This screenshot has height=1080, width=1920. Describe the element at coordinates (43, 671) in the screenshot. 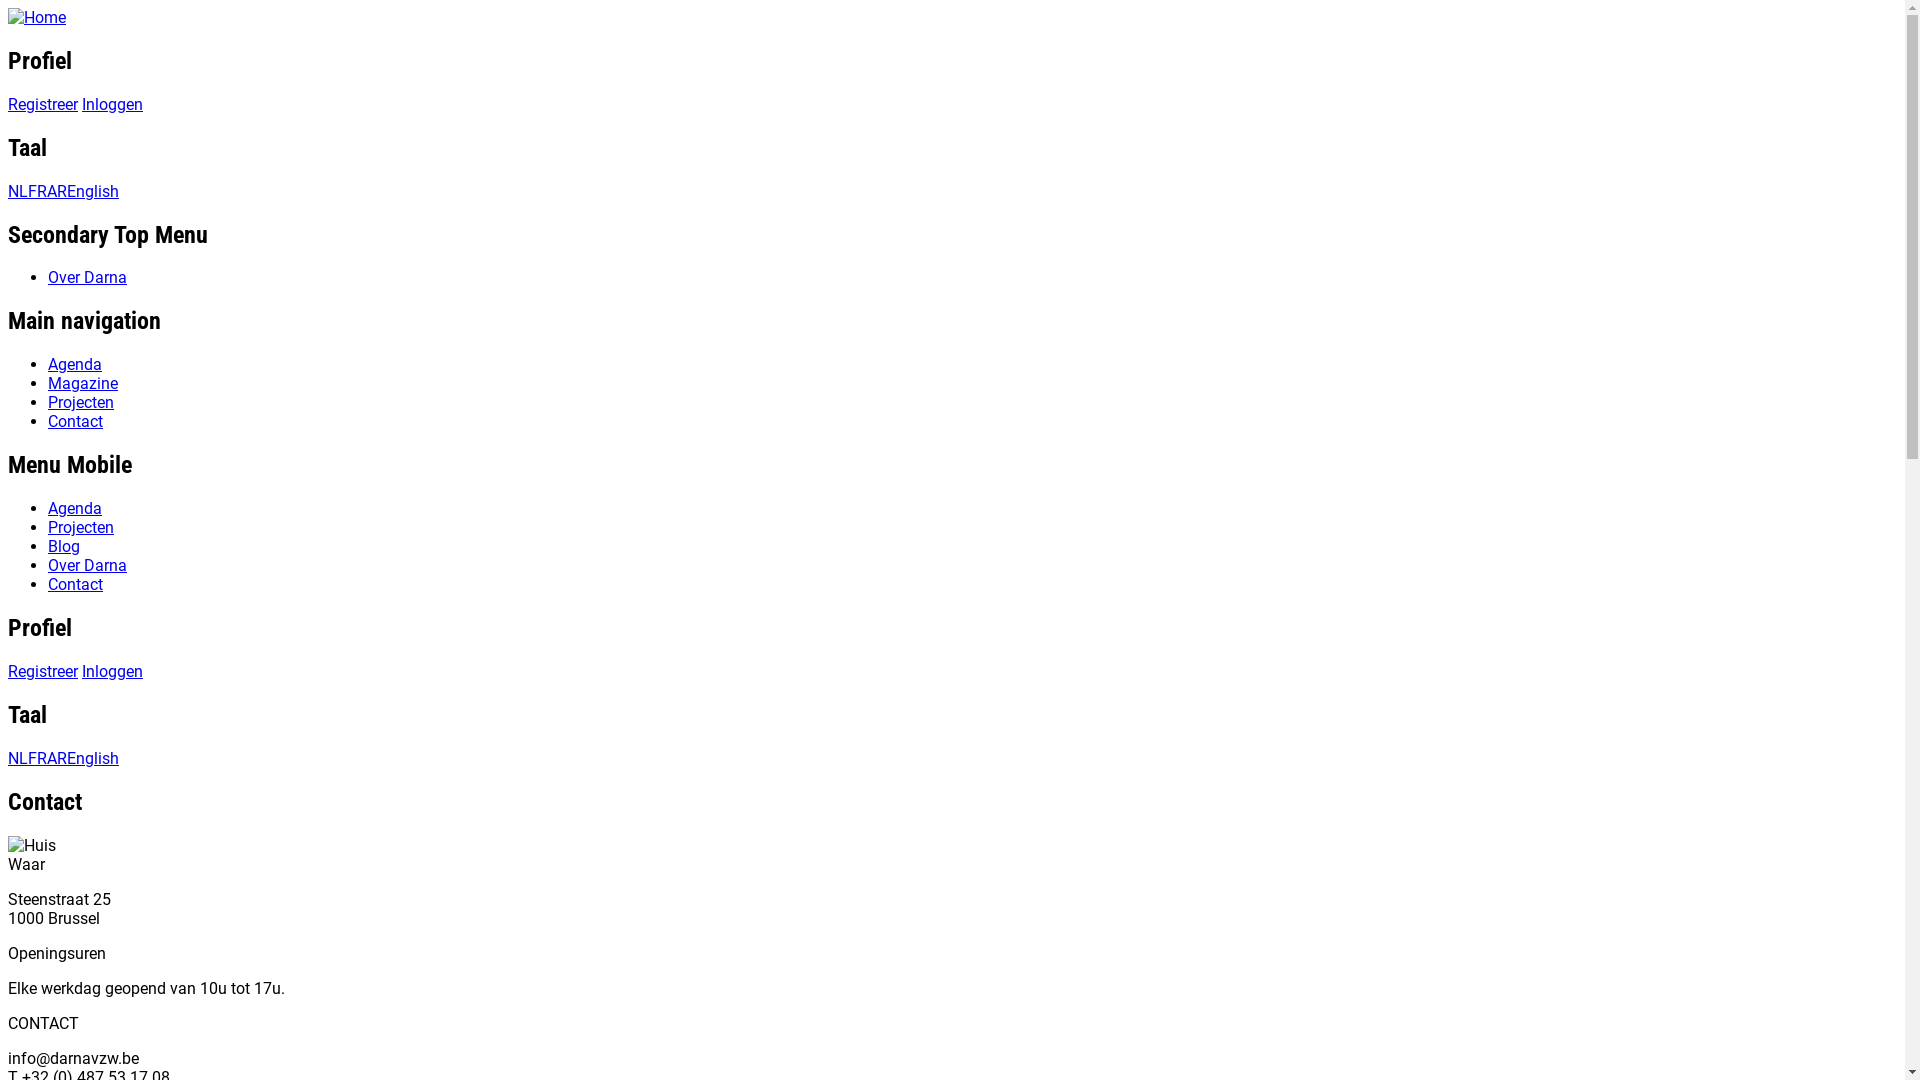

I see `'Registreer'` at that location.